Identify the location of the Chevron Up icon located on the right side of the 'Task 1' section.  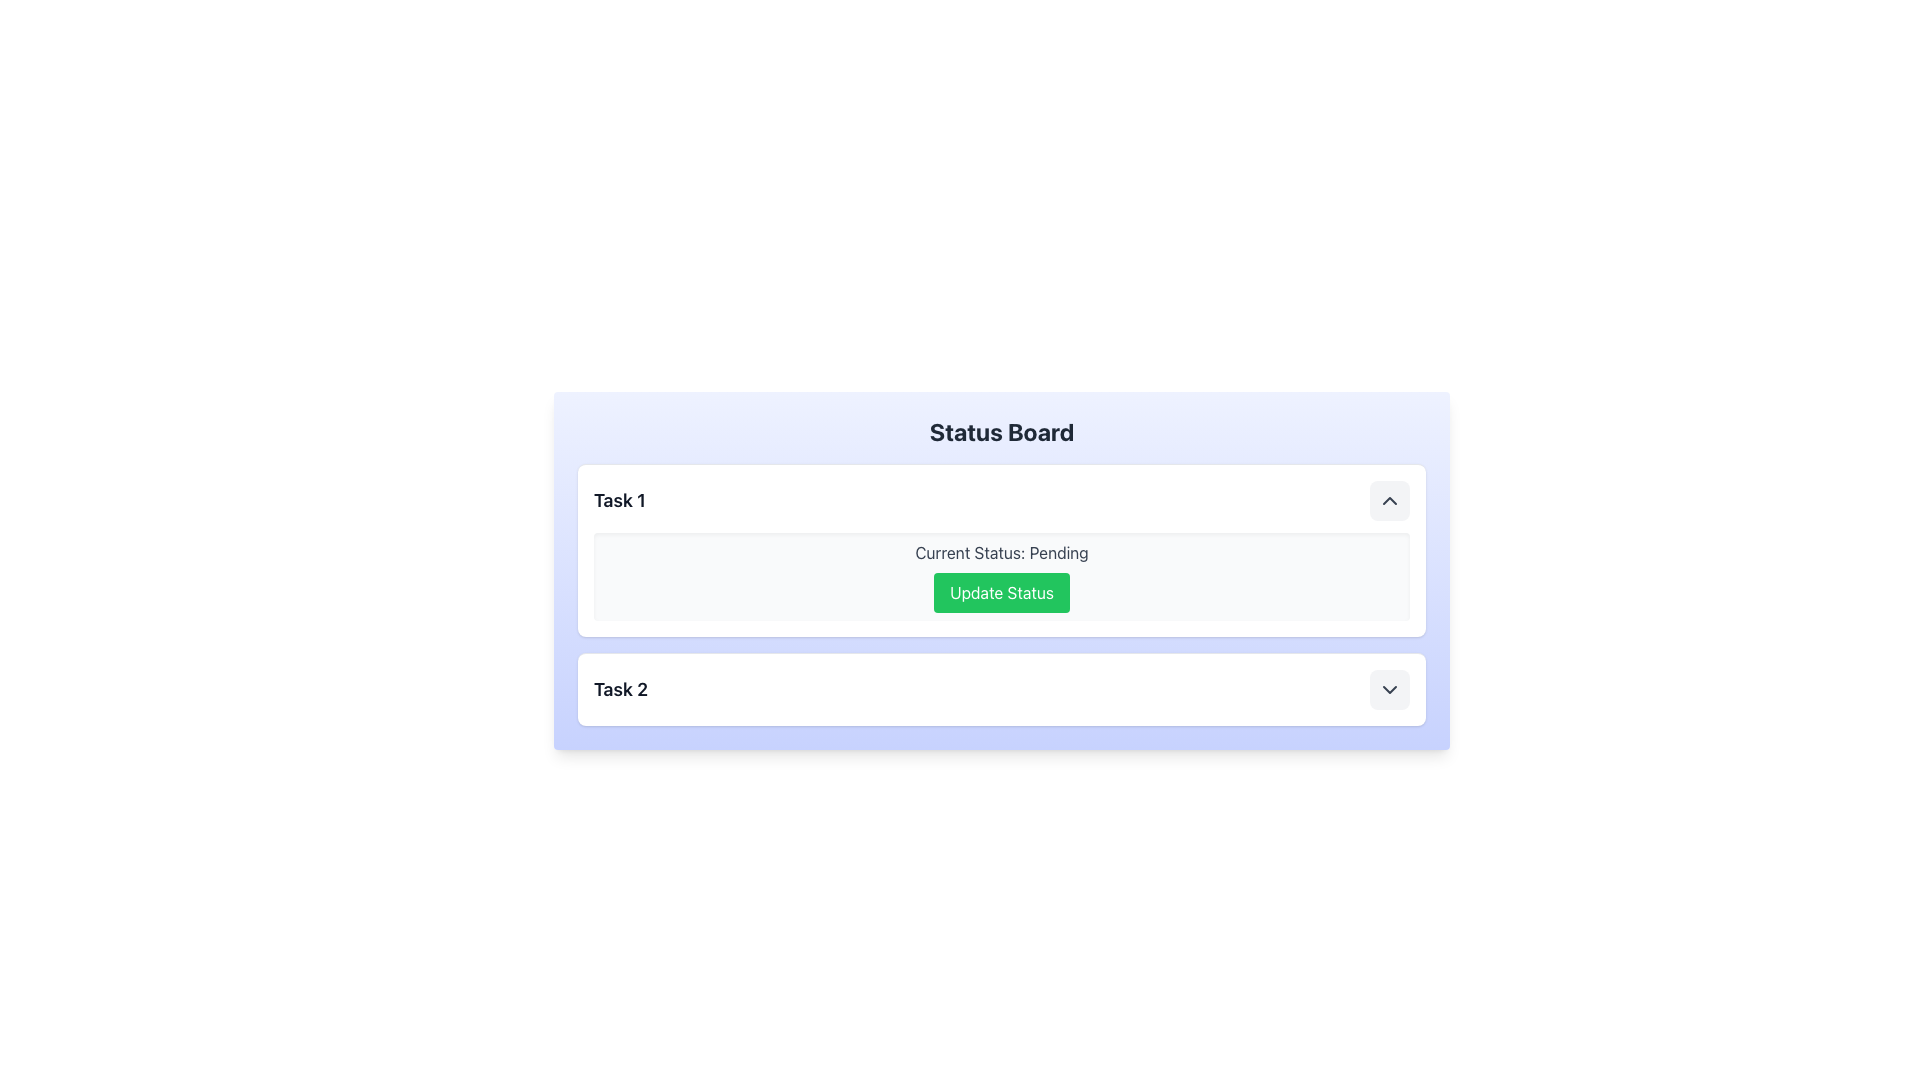
(1389, 500).